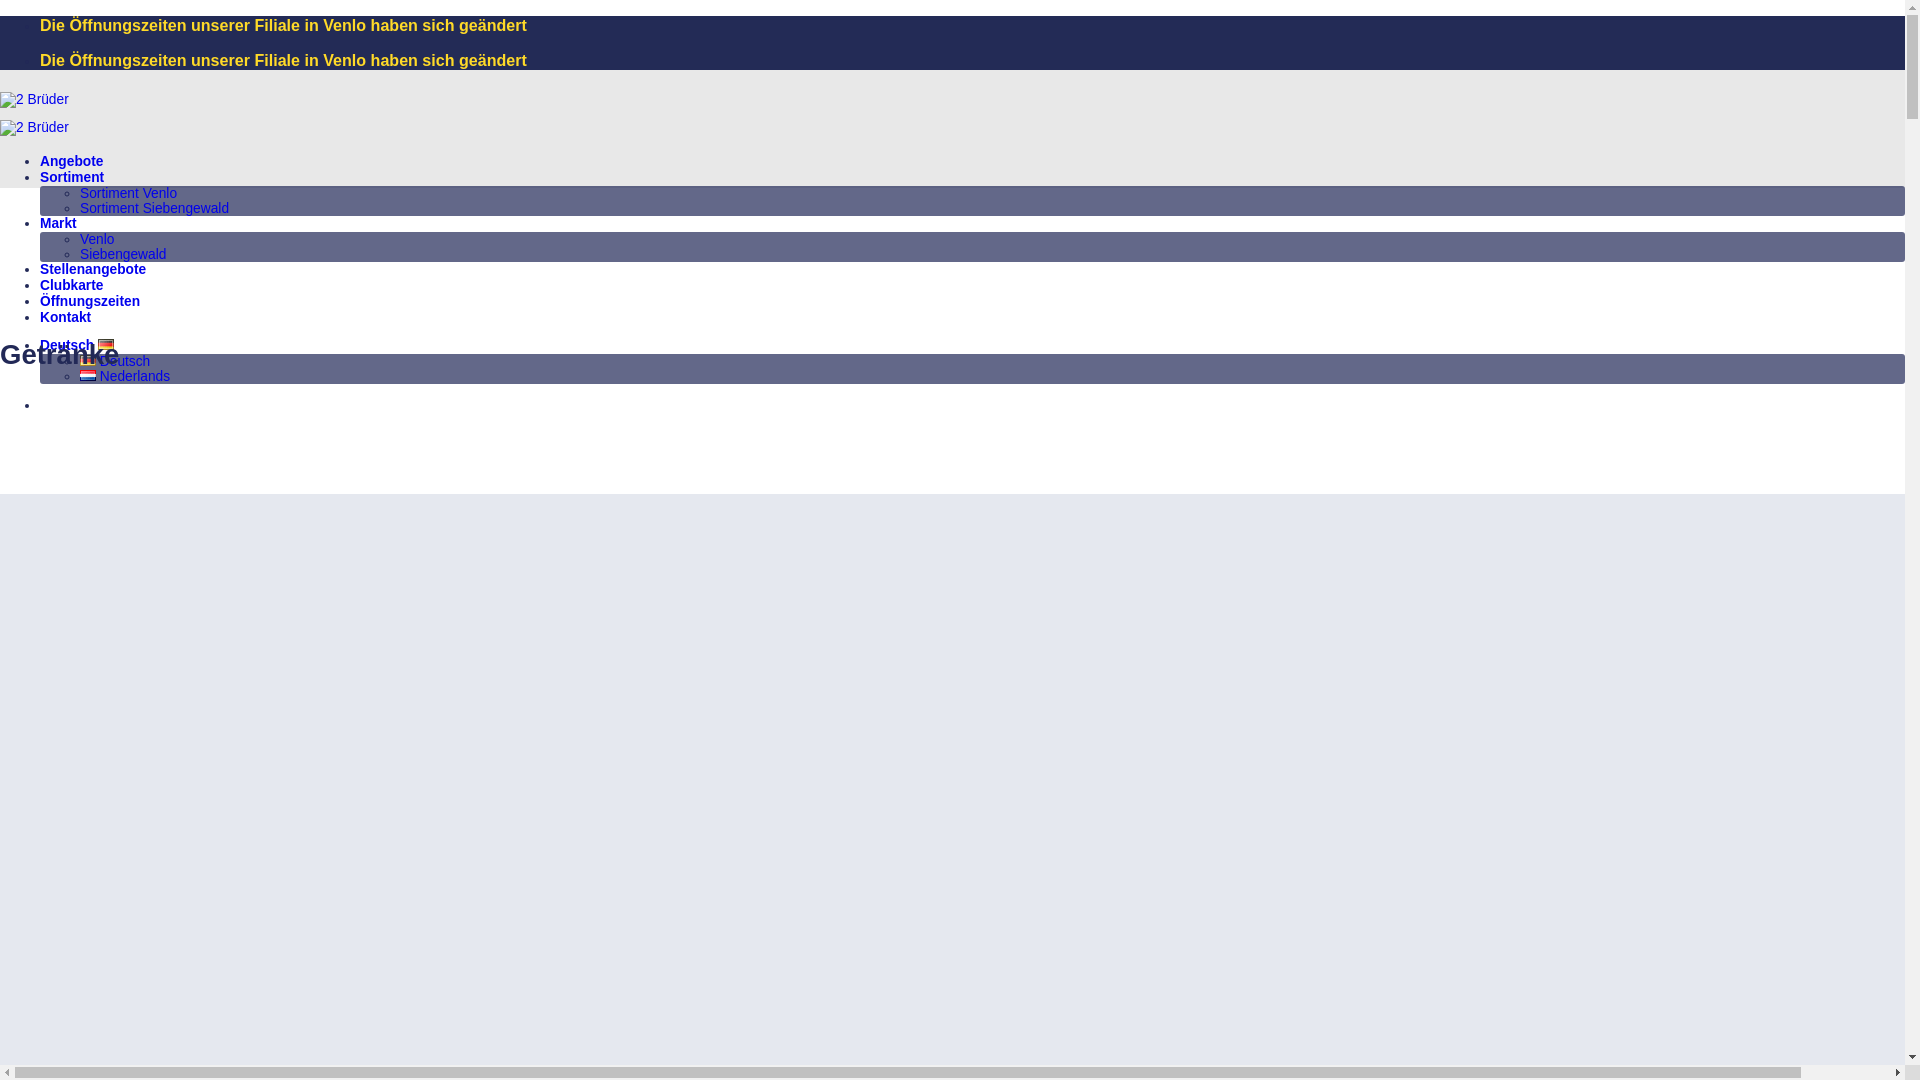 This screenshot has height=1080, width=1920. What do you see at coordinates (65, 316) in the screenshot?
I see `'Kontakt'` at bounding box center [65, 316].